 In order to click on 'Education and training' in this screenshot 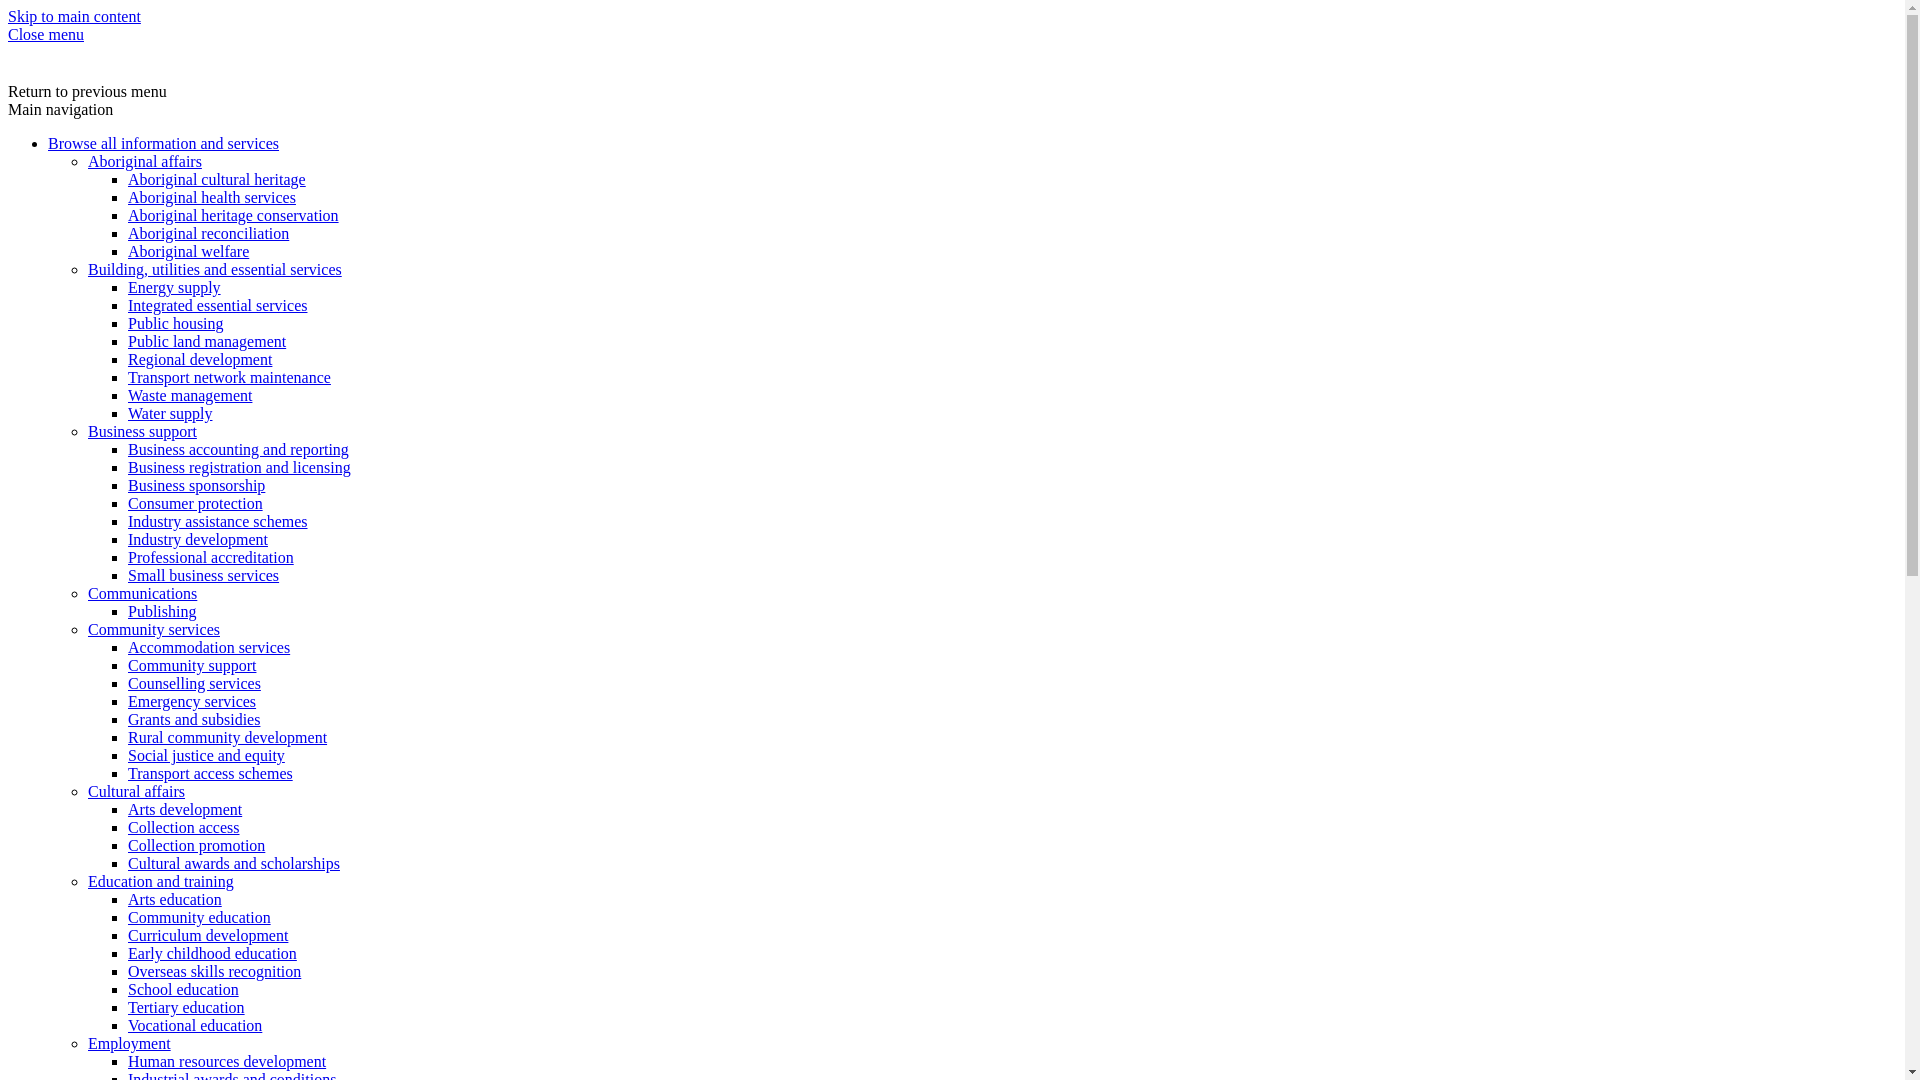, I will do `click(161, 880)`.